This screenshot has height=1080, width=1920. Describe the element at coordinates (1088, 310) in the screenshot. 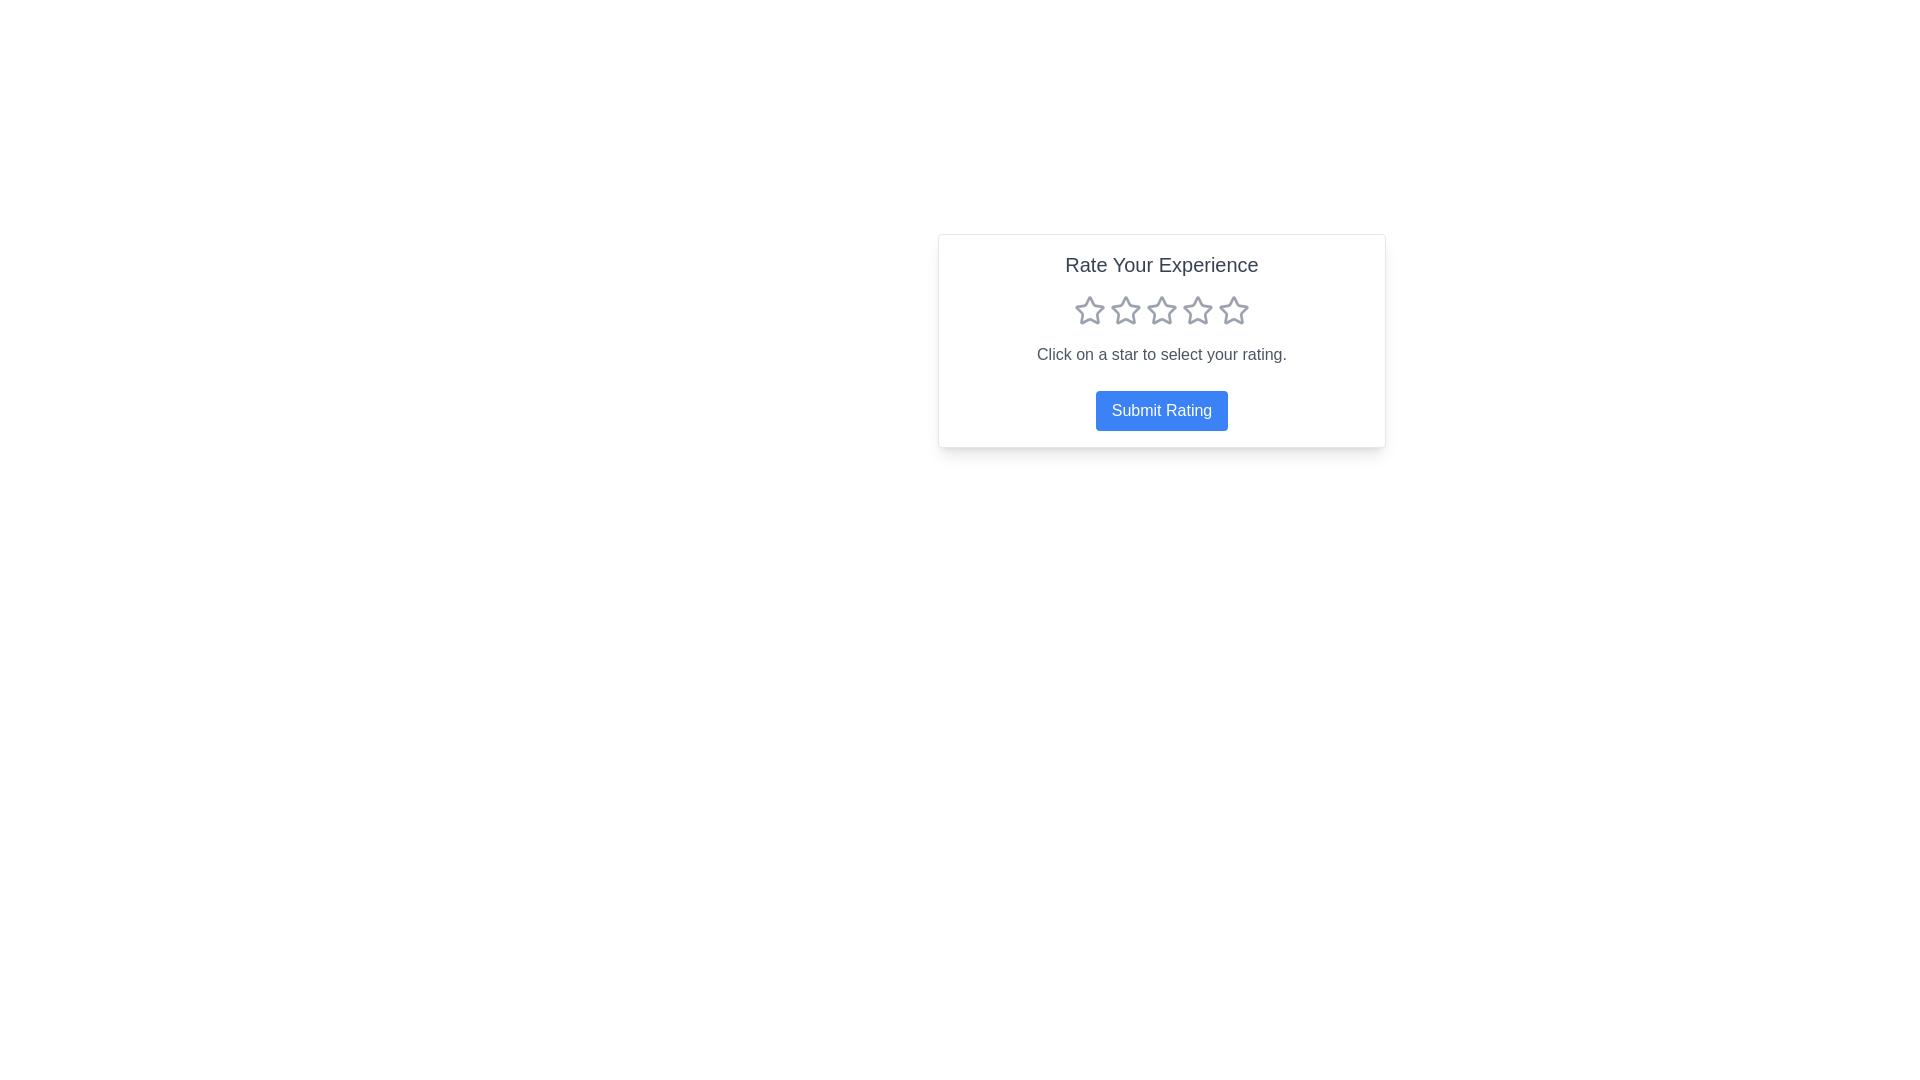

I see `the first rating star in the sequence, which is displayed below the 'Rate Your Experience' prompt` at that location.